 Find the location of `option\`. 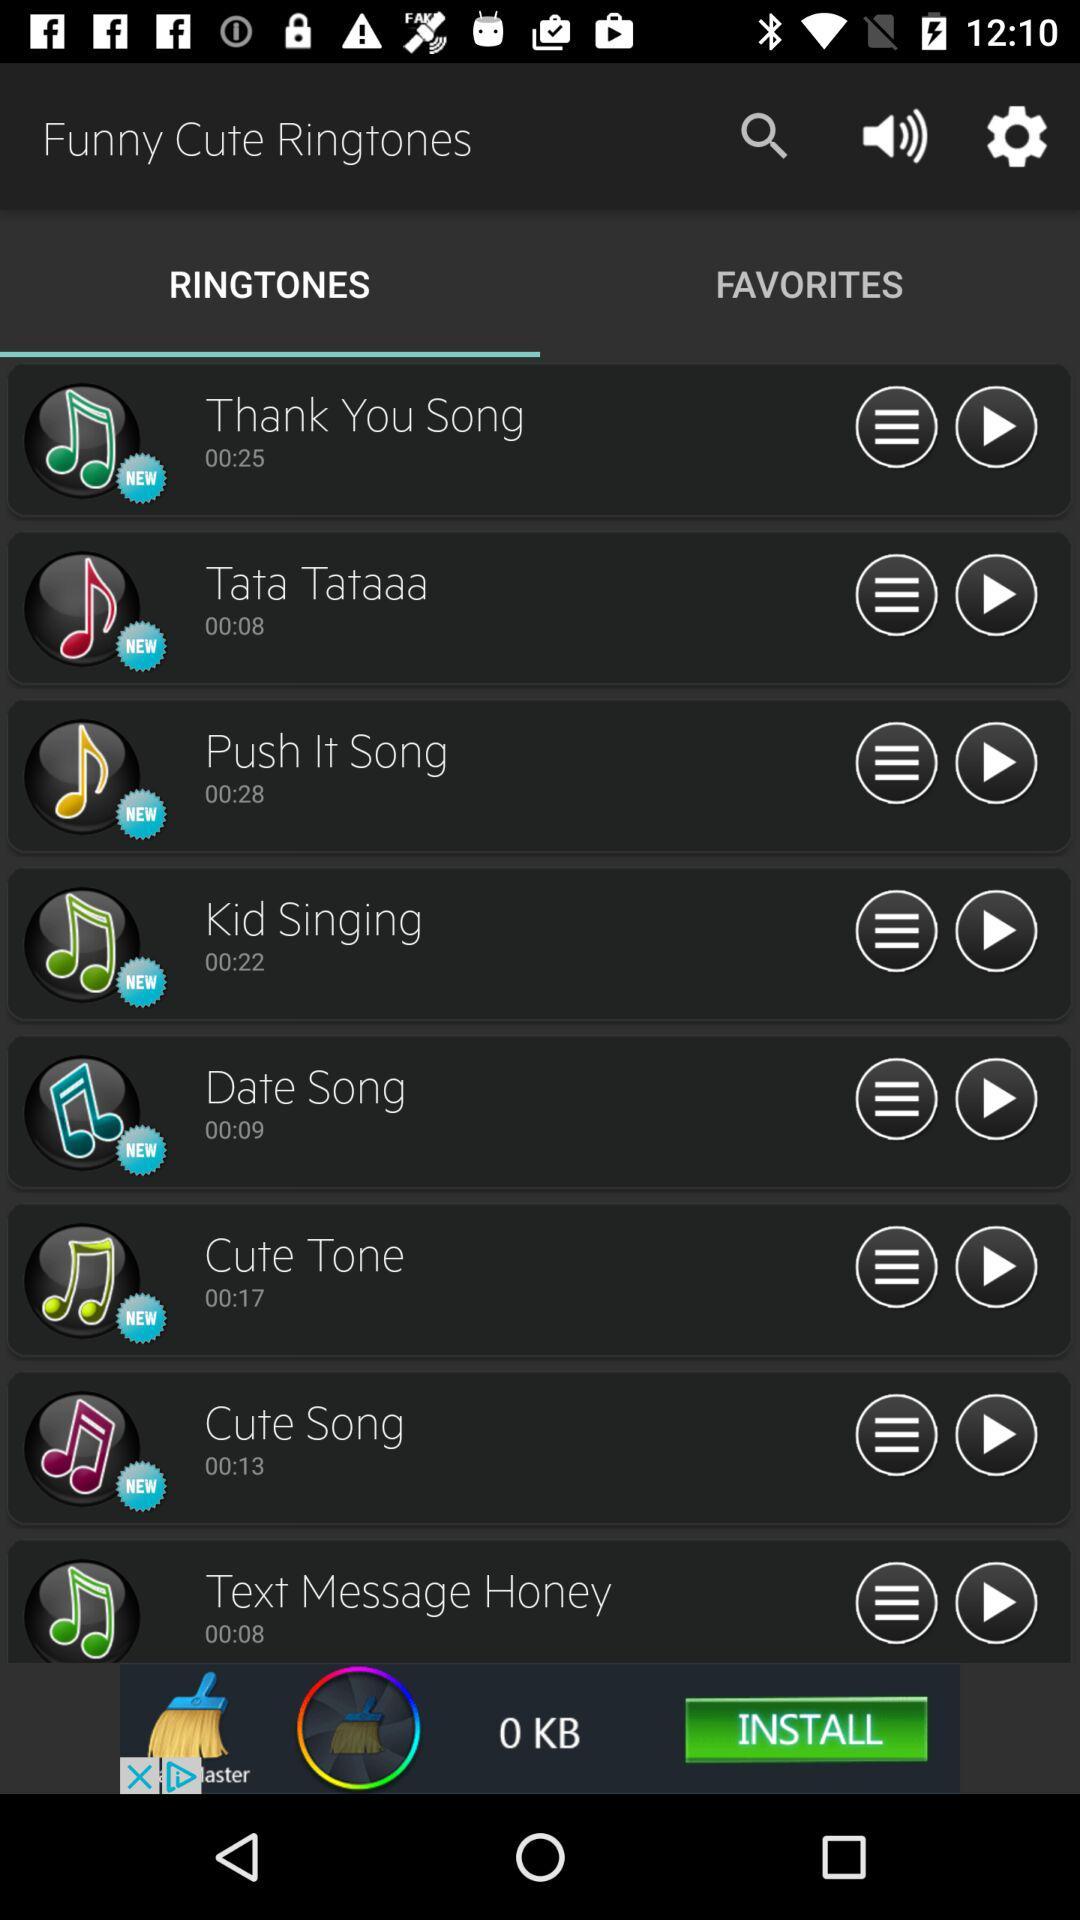

option\ is located at coordinates (995, 931).